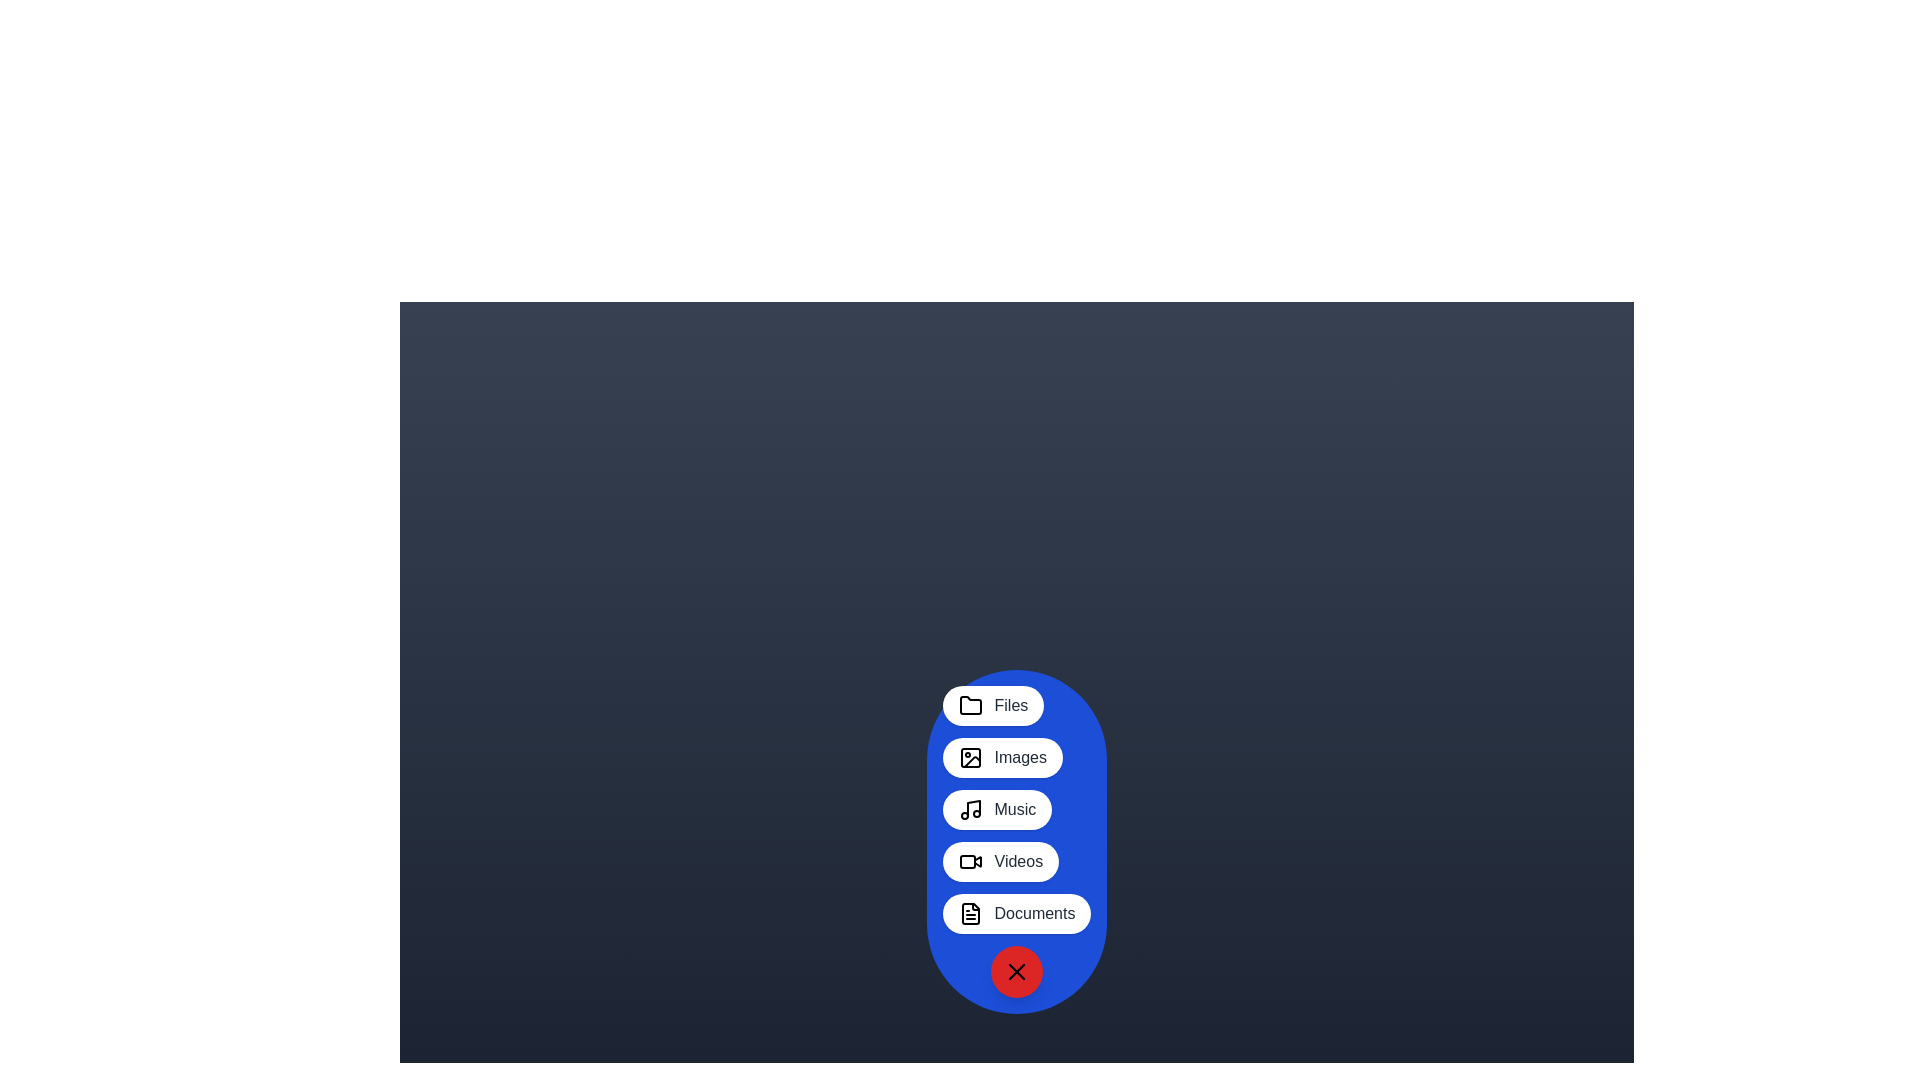 The width and height of the screenshot is (1920, 1080). What do you see at coordinates (1017, 971) in the screenshot?
I see `the toggle button to open or close the menu` at bounding box center [1017, 971].